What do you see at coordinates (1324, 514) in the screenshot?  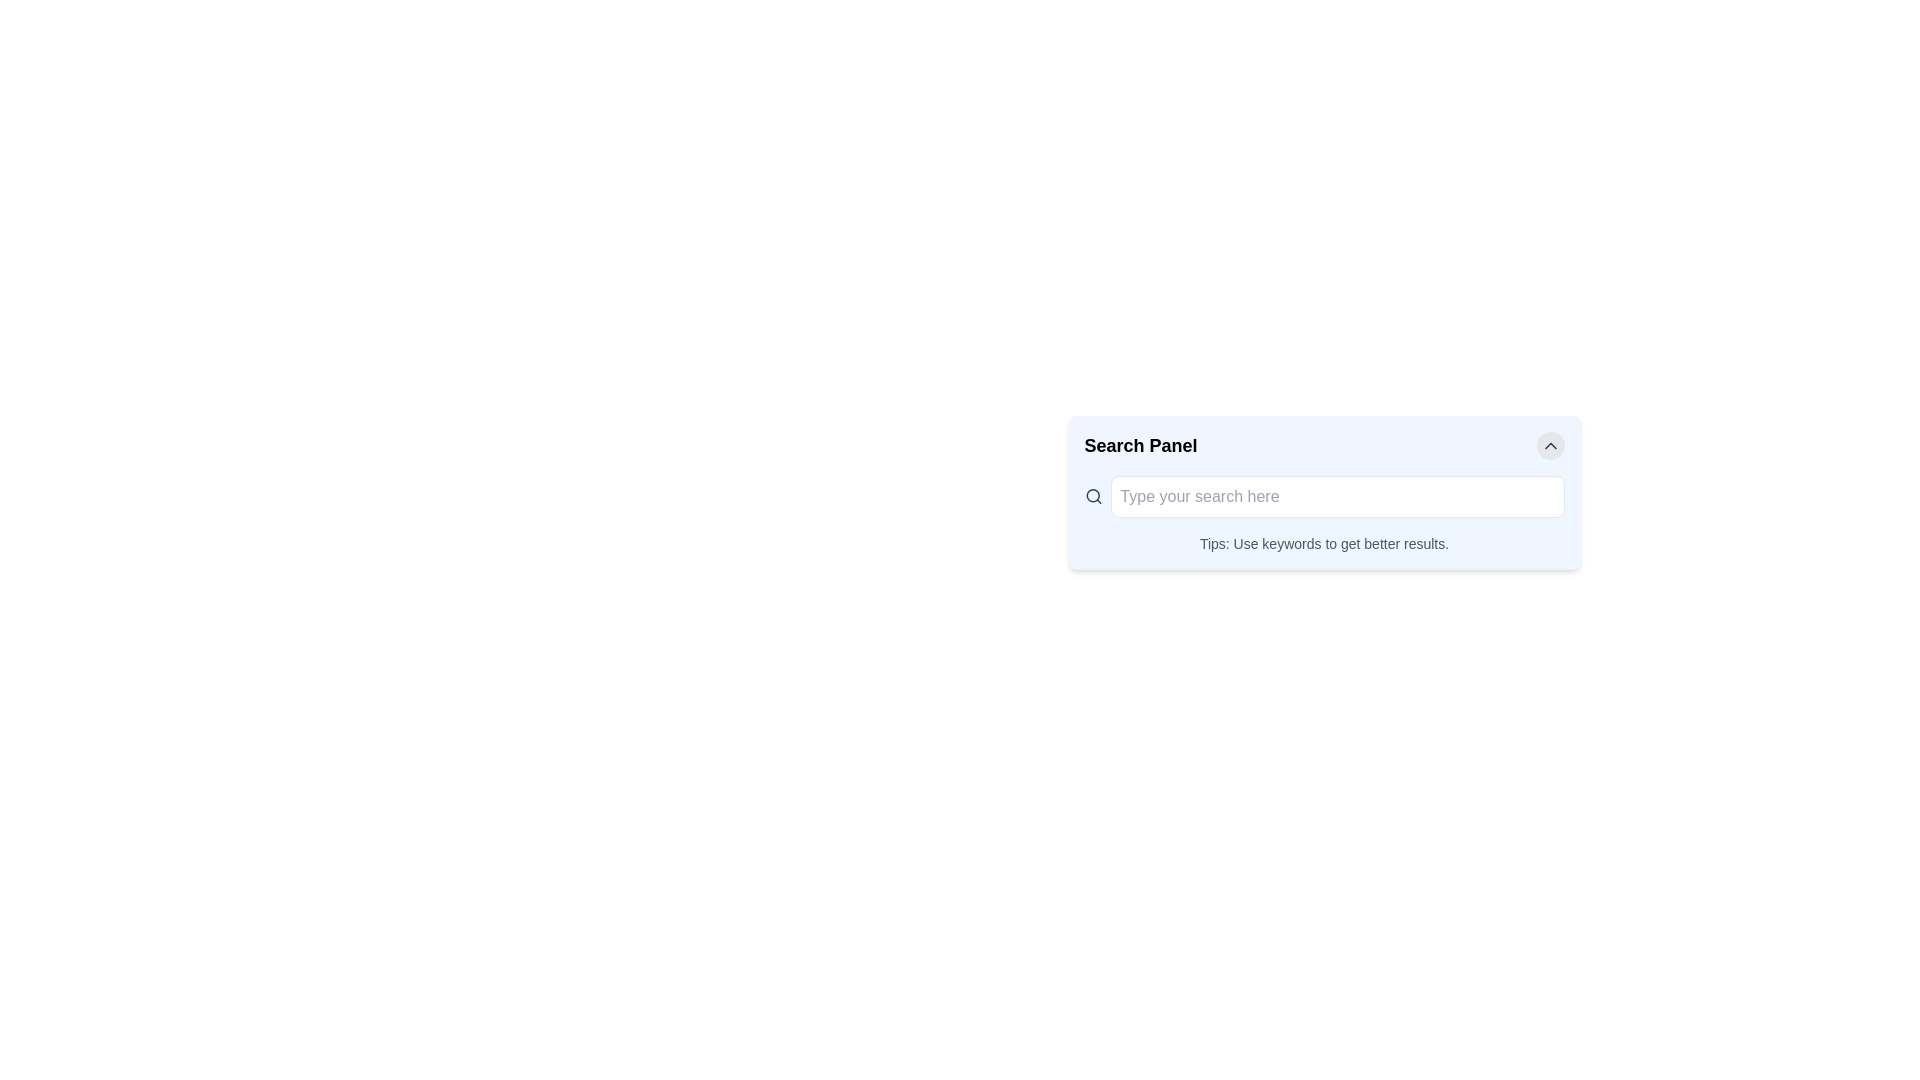 I see `provided tip below the search input field within the search panel, which guides users on achieving better search results` at bounding box center [1324, 514].